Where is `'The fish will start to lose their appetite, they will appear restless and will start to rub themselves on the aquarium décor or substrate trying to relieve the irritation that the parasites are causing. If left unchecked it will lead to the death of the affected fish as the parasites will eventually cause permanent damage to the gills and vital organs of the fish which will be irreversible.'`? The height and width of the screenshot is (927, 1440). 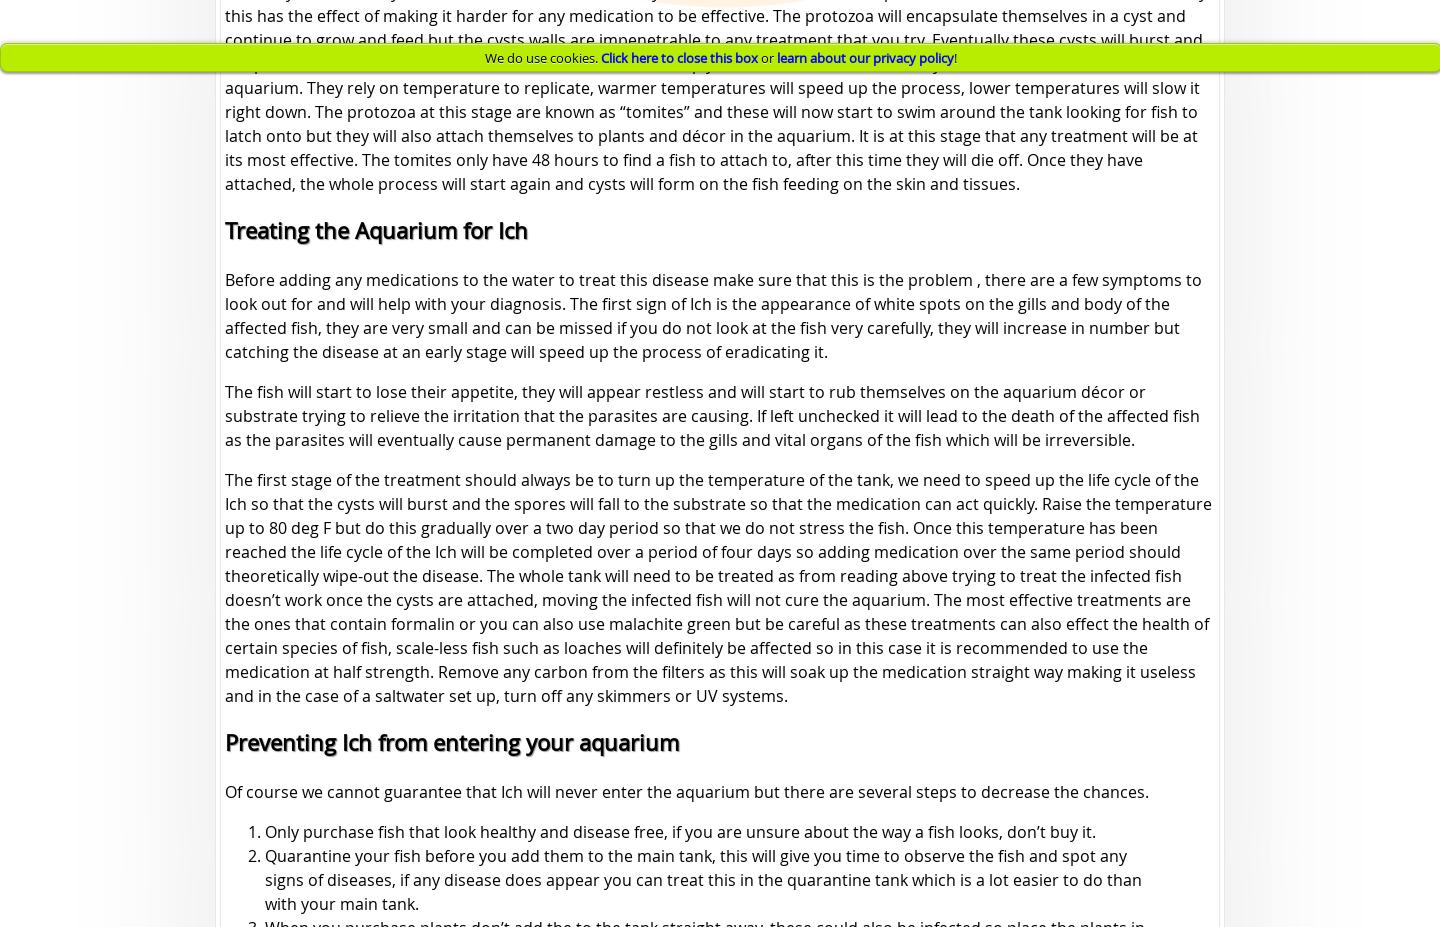
'The fish will start to lose their appetite, they will appear restless and will start to rub themselves on the aquarium décor or substrate trying to relieve the irritation that the parasites are causing. If left unchecked it will lead to the death of the affected fish as the parasites will eventually cause permanent damage to the gills and vital organs of the fish which will be irreversible.' is located at coordinates (712, 415).